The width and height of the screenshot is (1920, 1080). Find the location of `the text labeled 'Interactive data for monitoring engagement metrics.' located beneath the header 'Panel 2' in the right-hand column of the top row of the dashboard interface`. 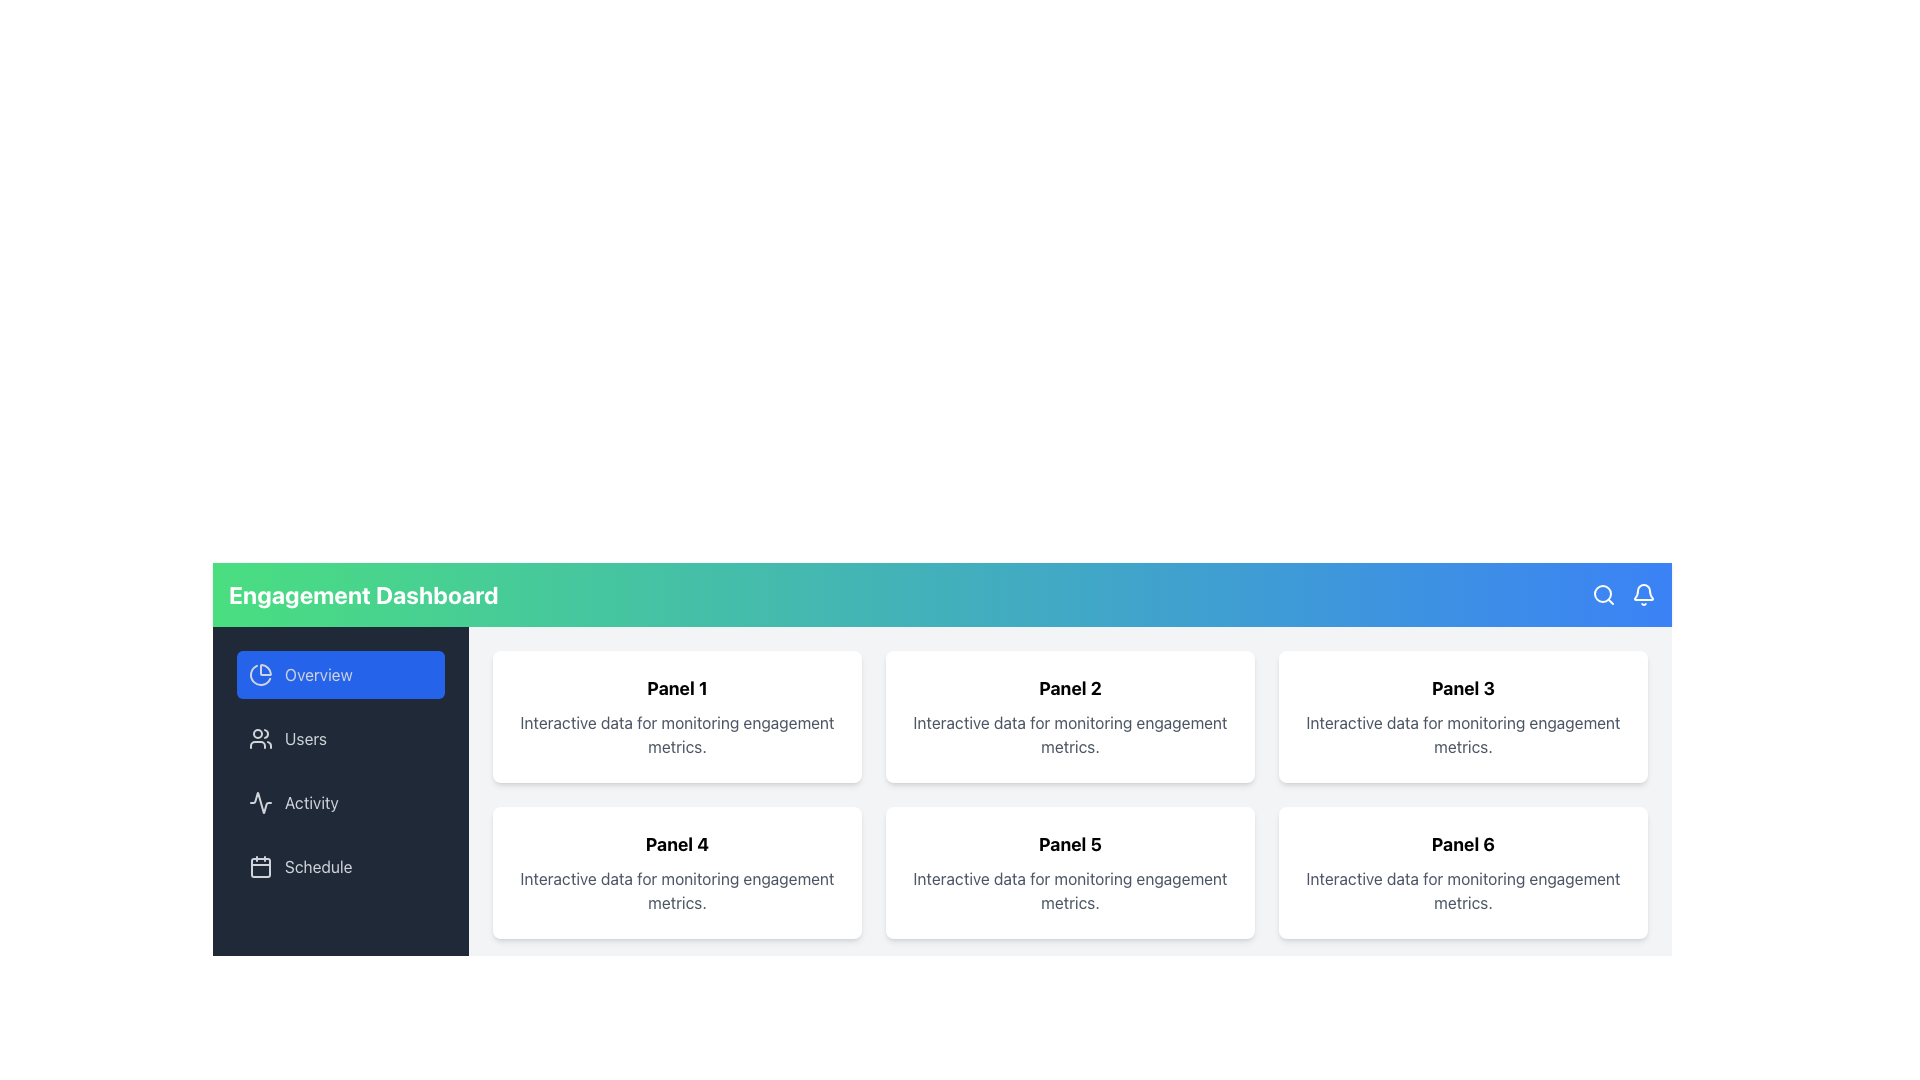

the text labeled 'Interactive data for monitoring engagement metrics.' located beneath the header 'Panel 2' in the right-hand column of the top row of the dashboard interface is located at coordinates (1069, 735).